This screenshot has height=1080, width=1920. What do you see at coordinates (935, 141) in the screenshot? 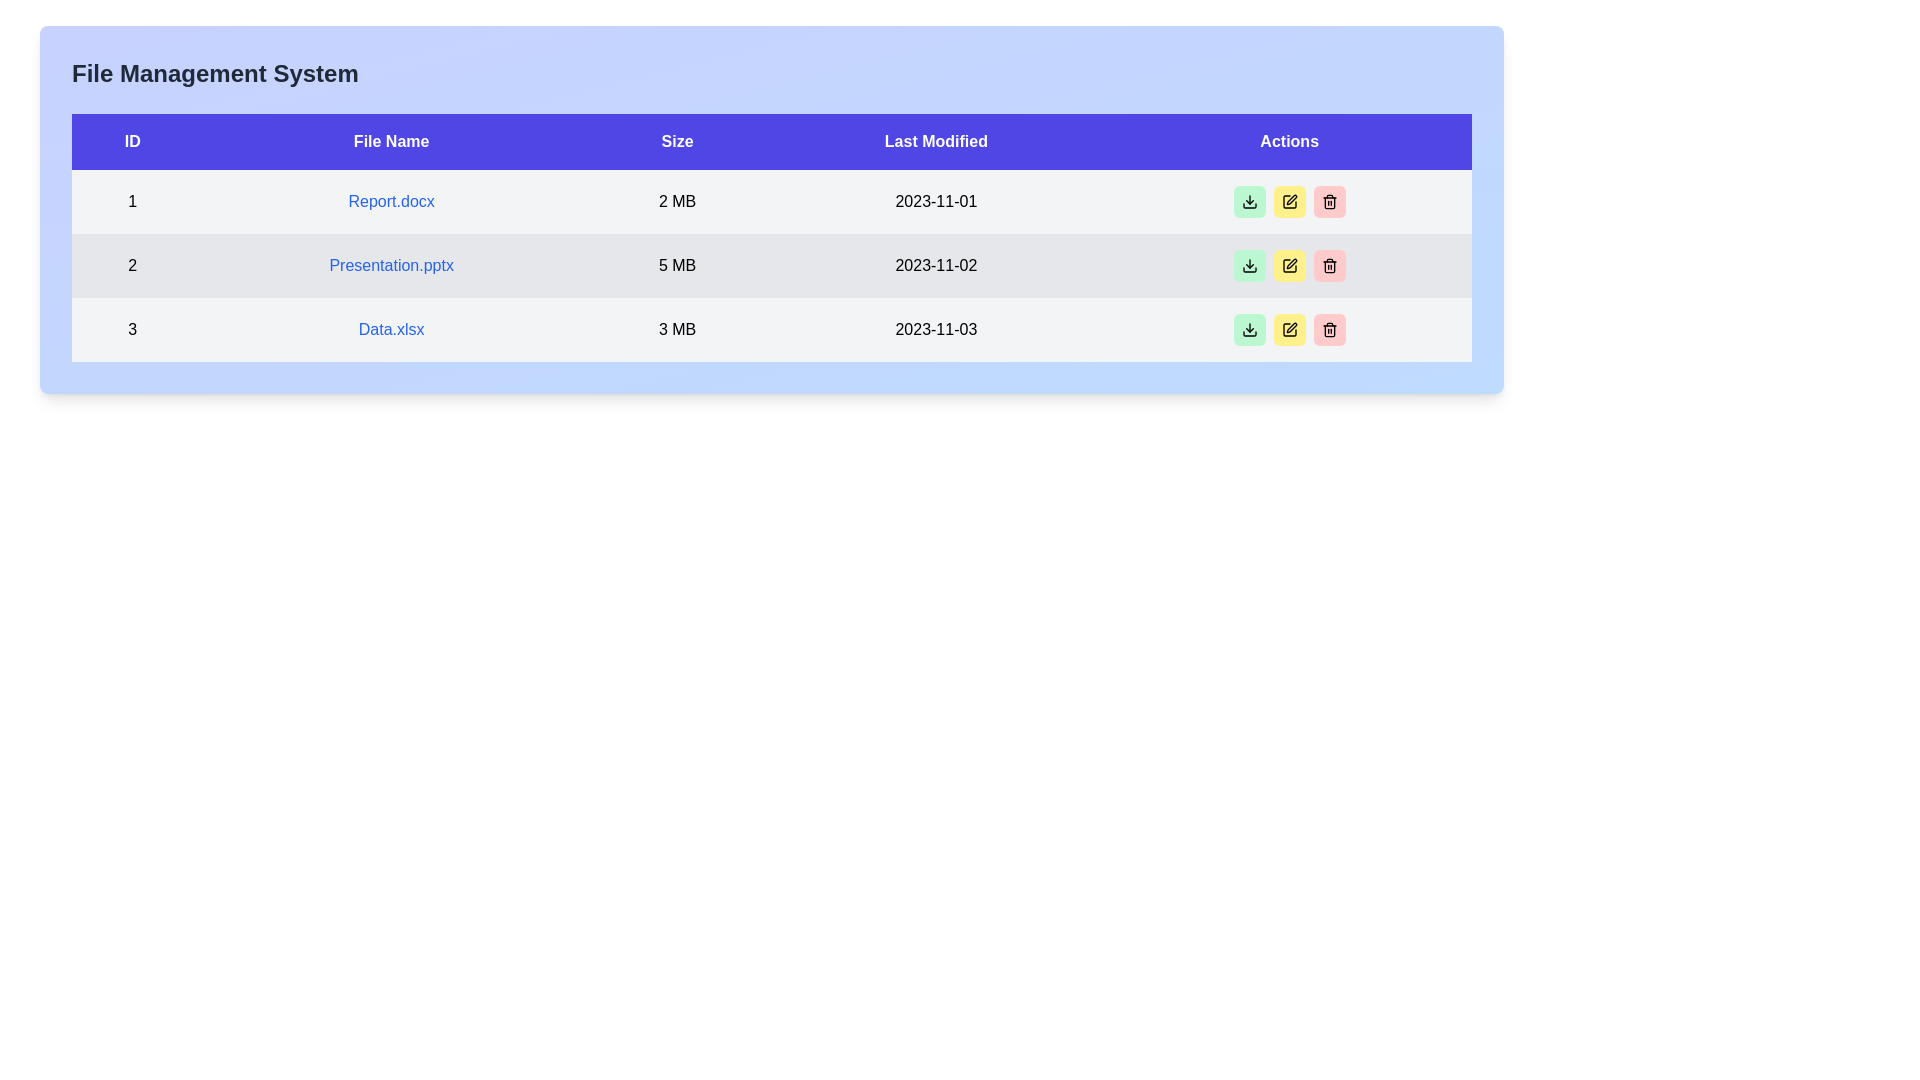
I see `the text label reading 'Last Modified' which is displayed in white against a solid purple background, located in the fourth column of the table header` at bounding box center [935, 141].